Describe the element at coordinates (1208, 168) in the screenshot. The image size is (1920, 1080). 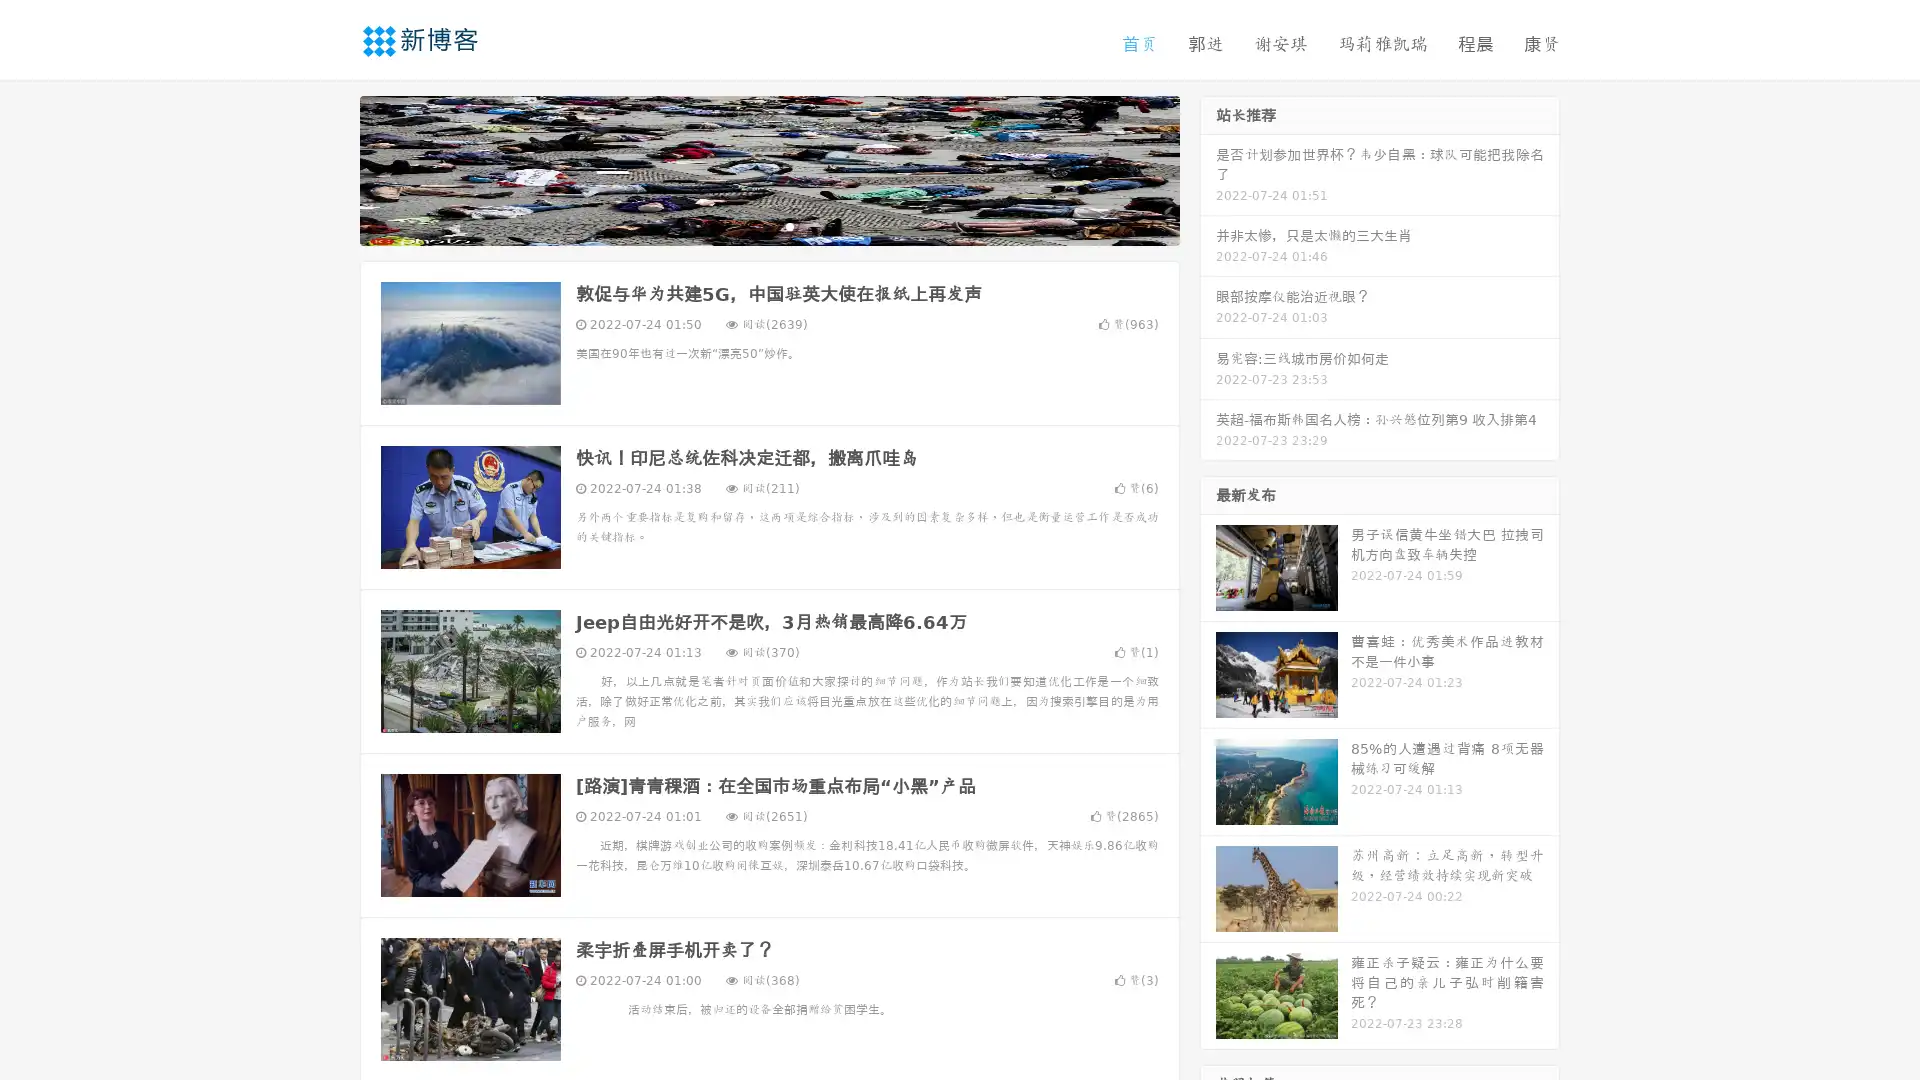
I see `Next slide` at that location.